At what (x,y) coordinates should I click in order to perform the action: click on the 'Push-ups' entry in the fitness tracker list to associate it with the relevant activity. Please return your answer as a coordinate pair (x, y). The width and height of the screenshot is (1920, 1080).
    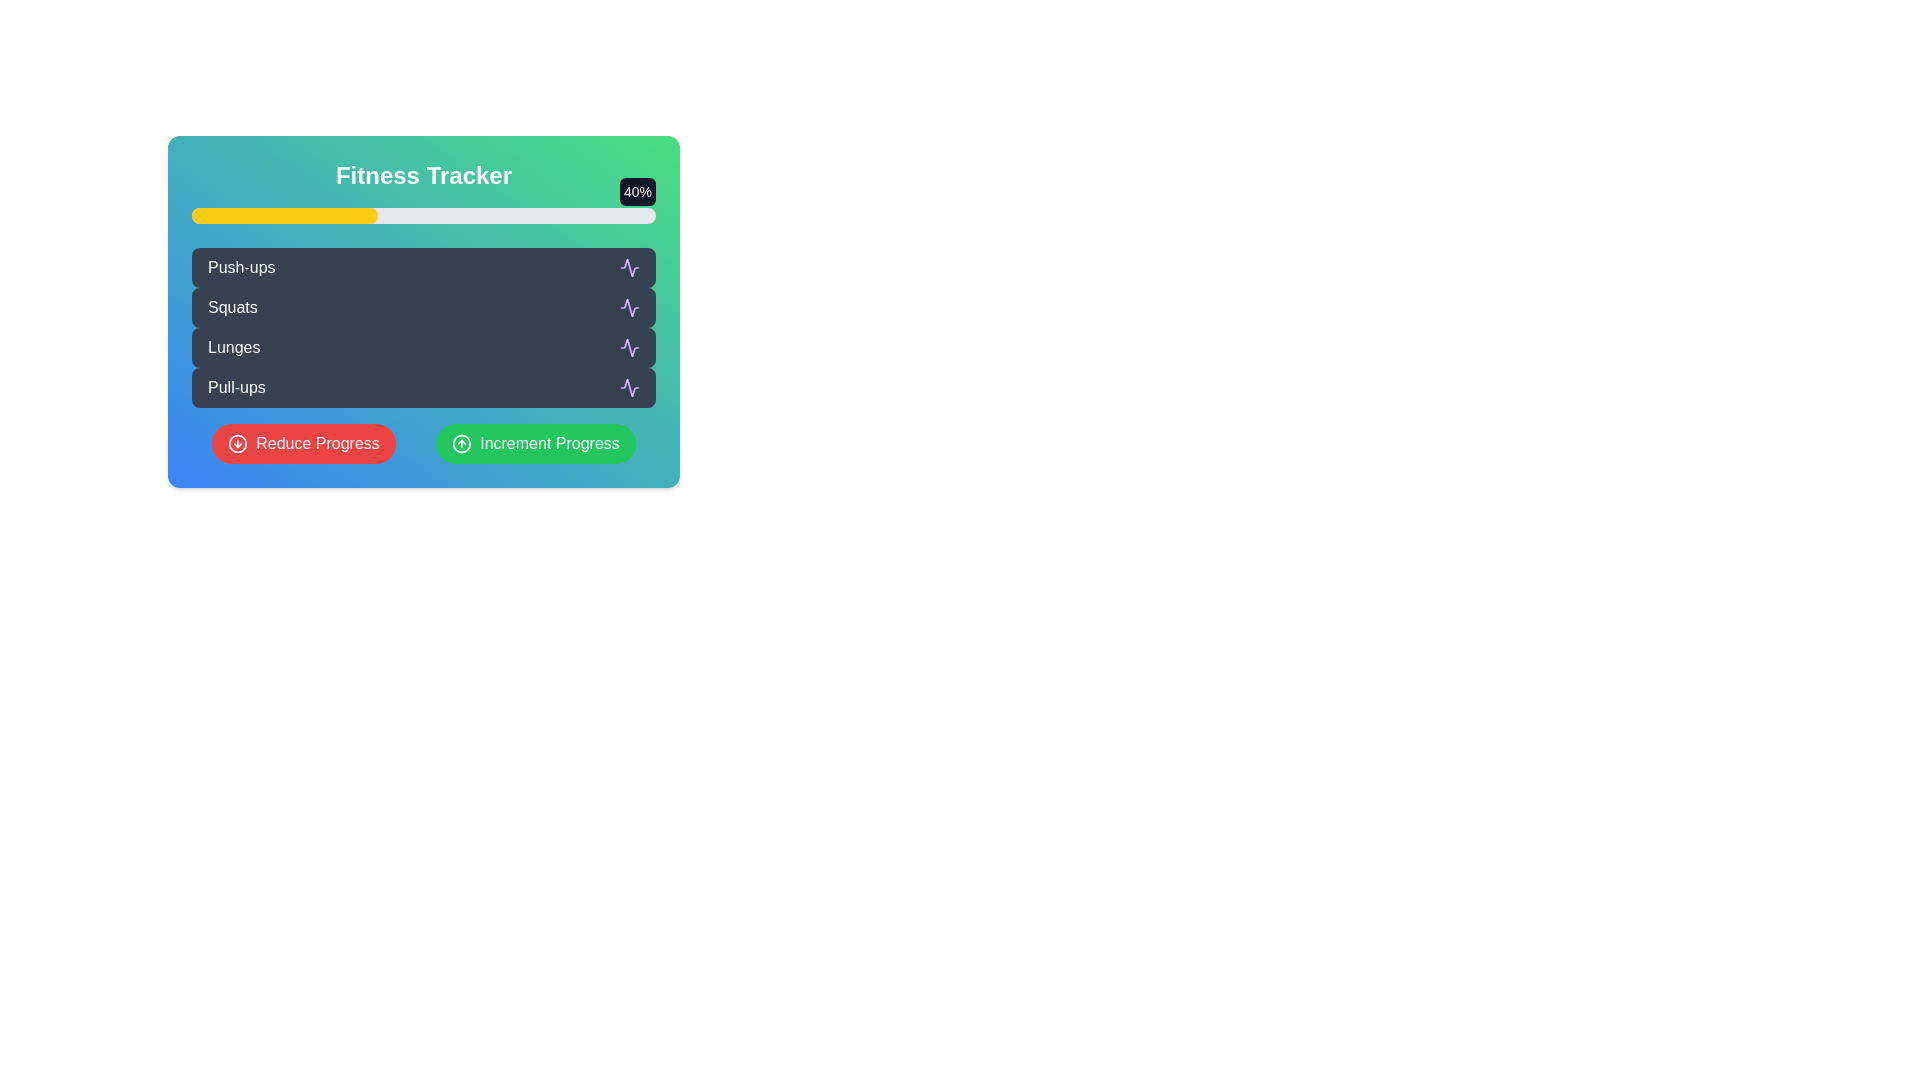
    Looking at the image, I should click on (422, 266).